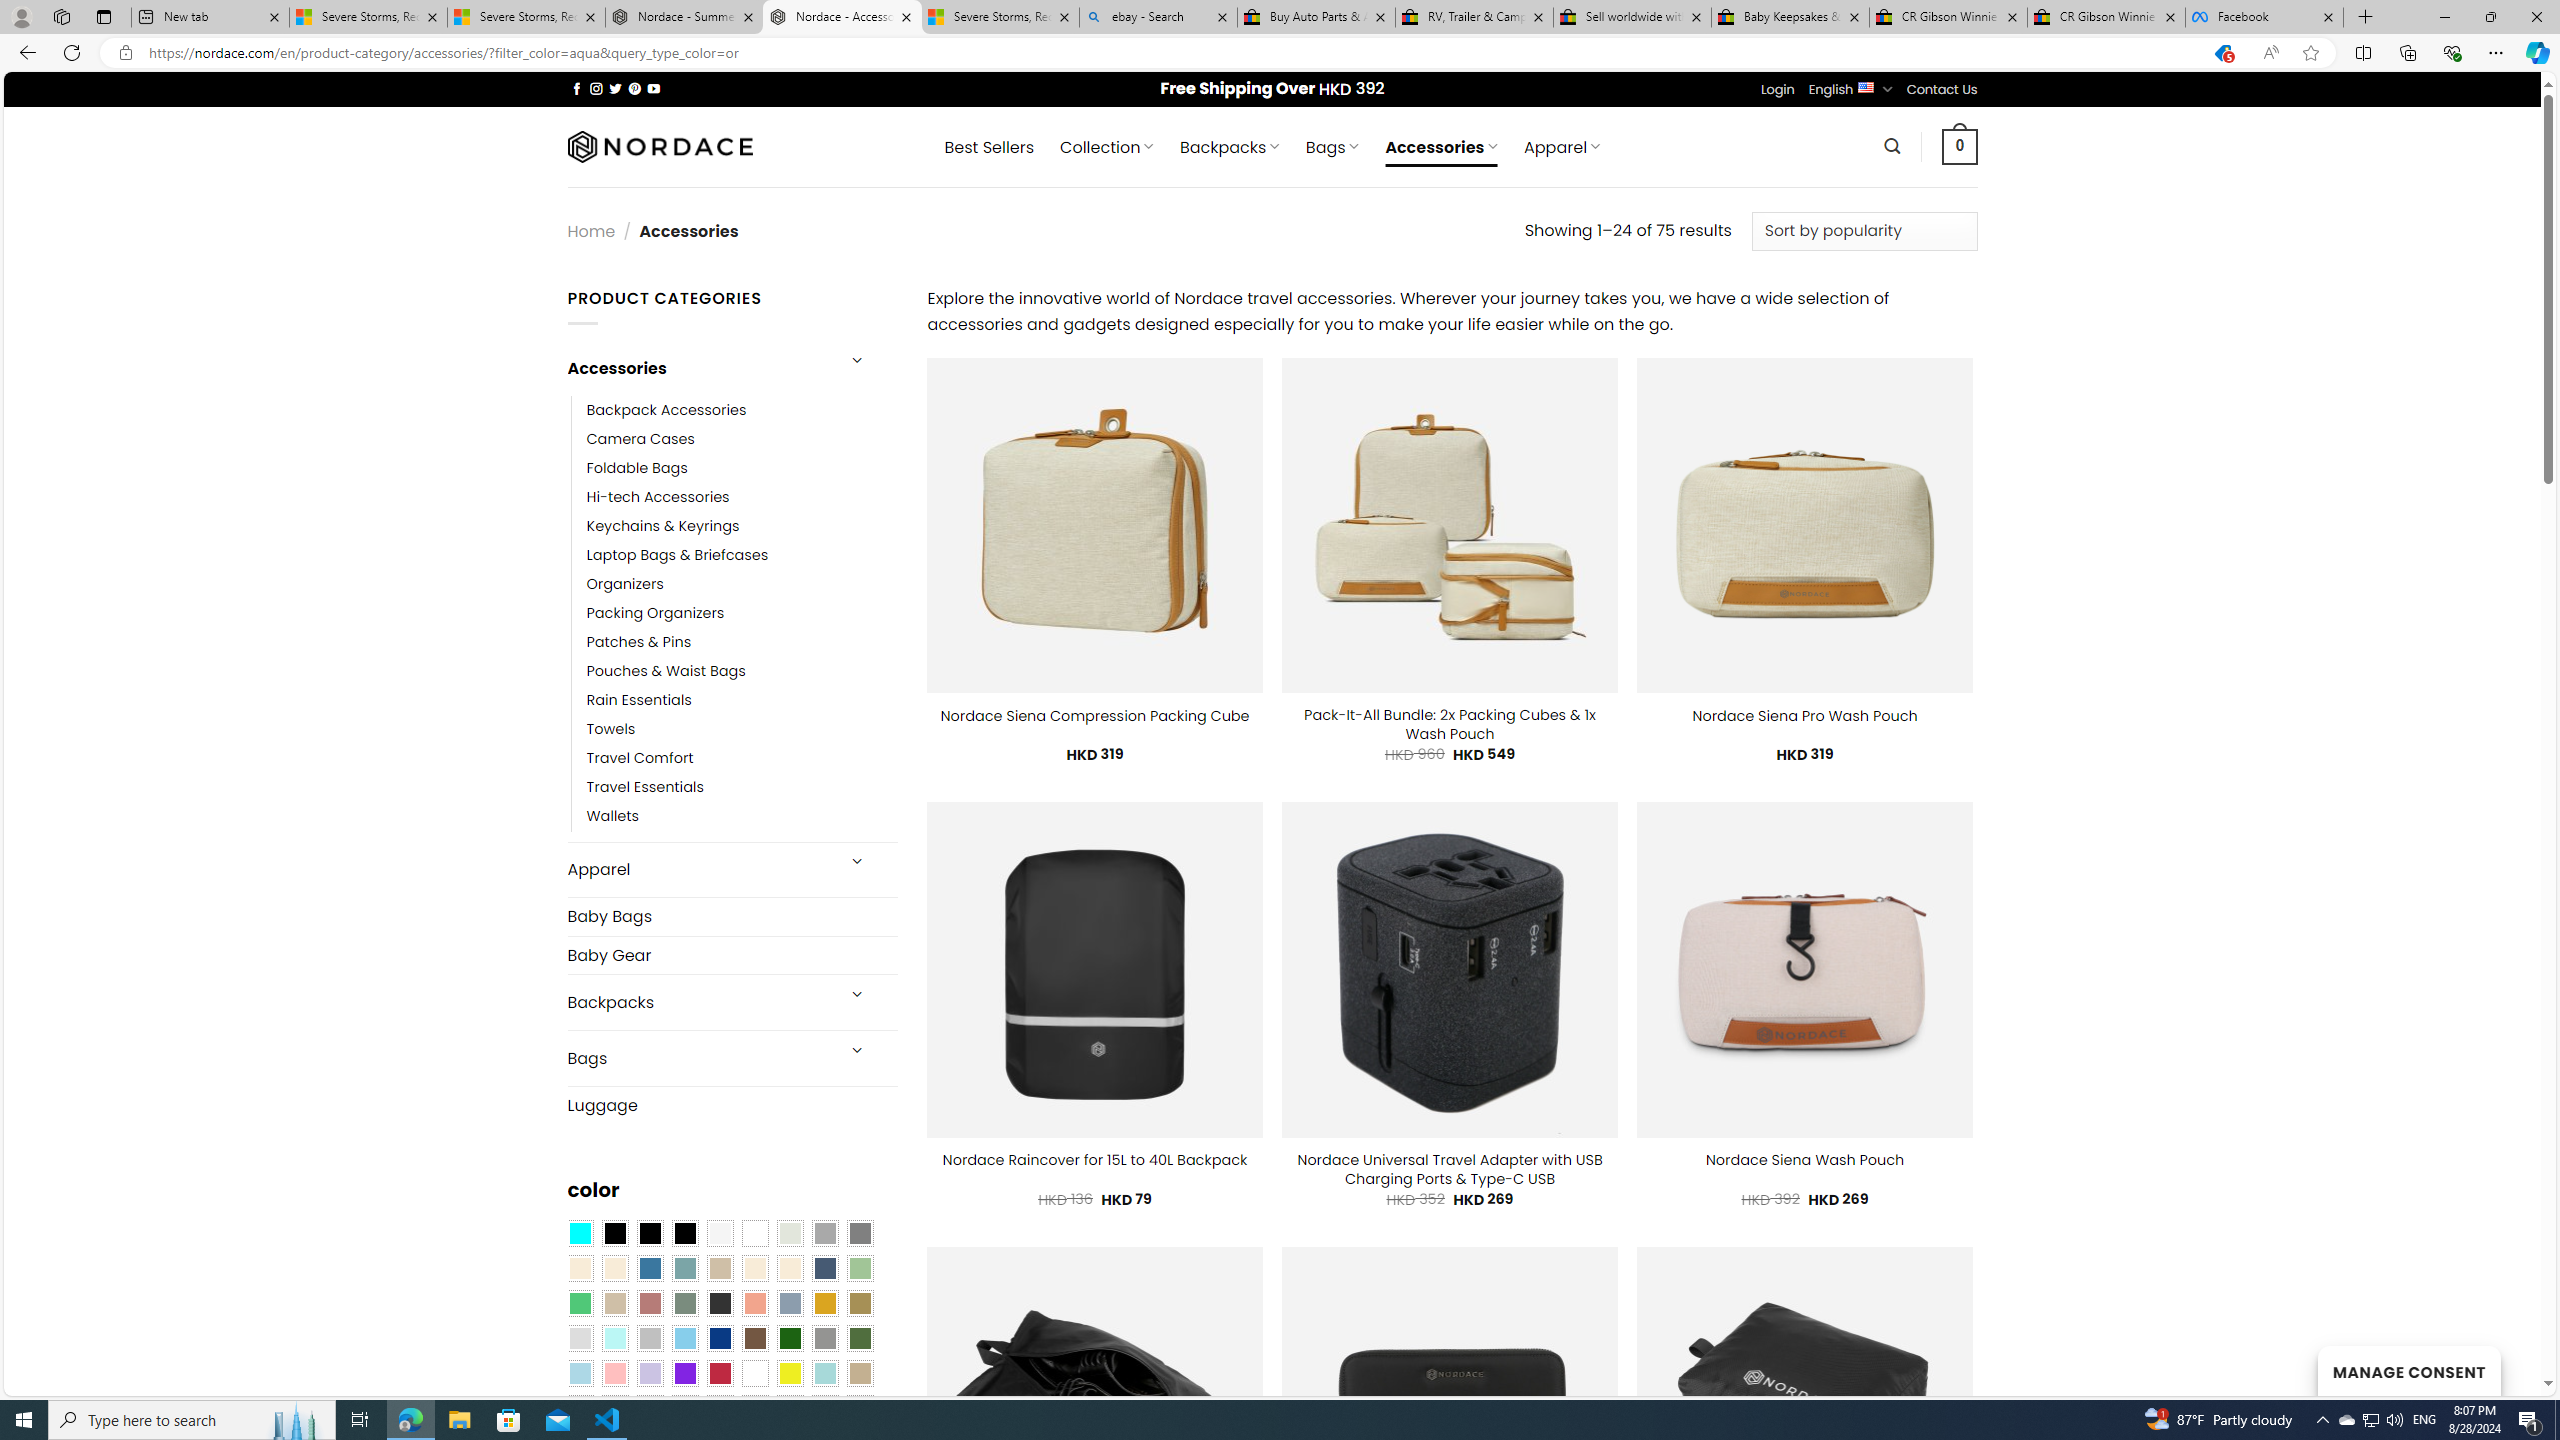 This screenshot has height=1440, width=2560. Describe the element at coordinates (697, 1002) in the screenshot. I see `'Backpacks'` at that location.